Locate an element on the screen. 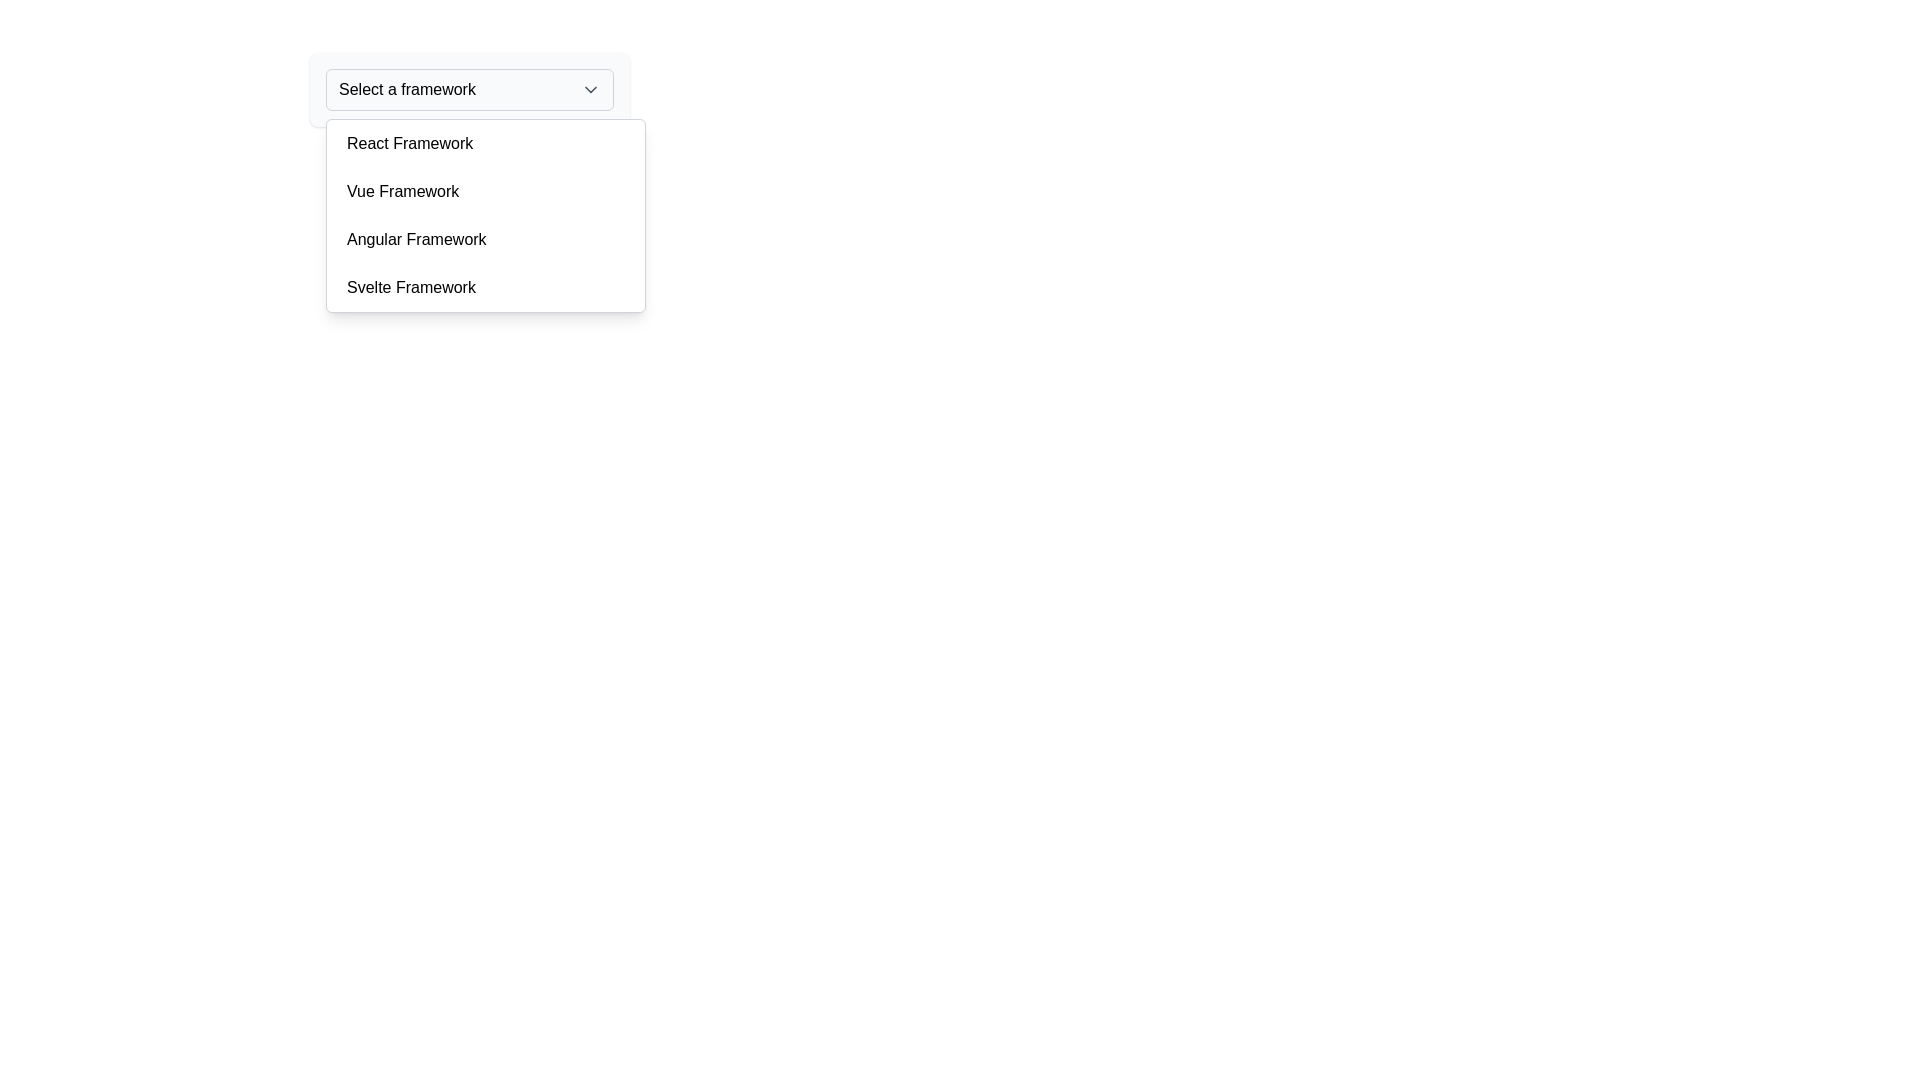  the 'Angular Framework' dropdown menu item is located at coordinates (485, 238).